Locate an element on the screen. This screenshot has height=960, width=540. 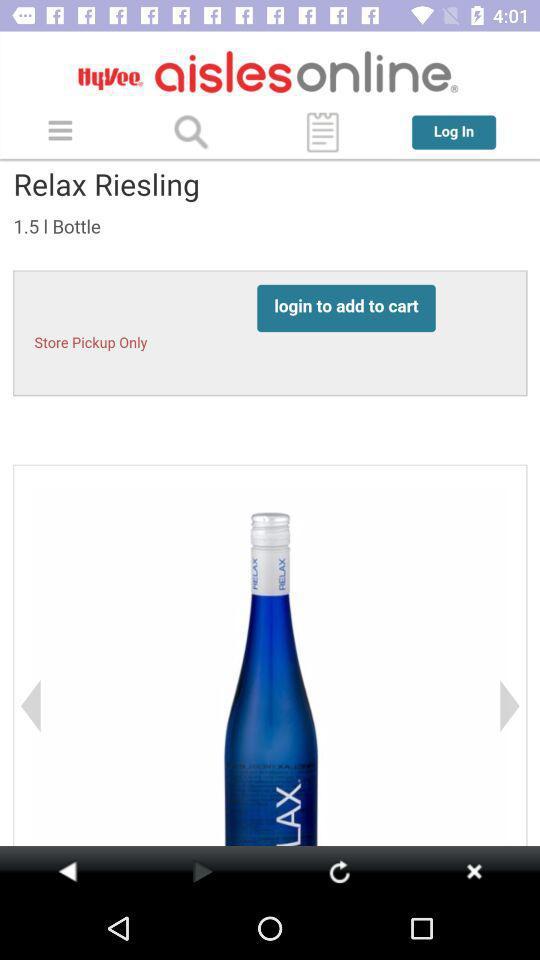
rotate the image is located at coordinates (338, 870).